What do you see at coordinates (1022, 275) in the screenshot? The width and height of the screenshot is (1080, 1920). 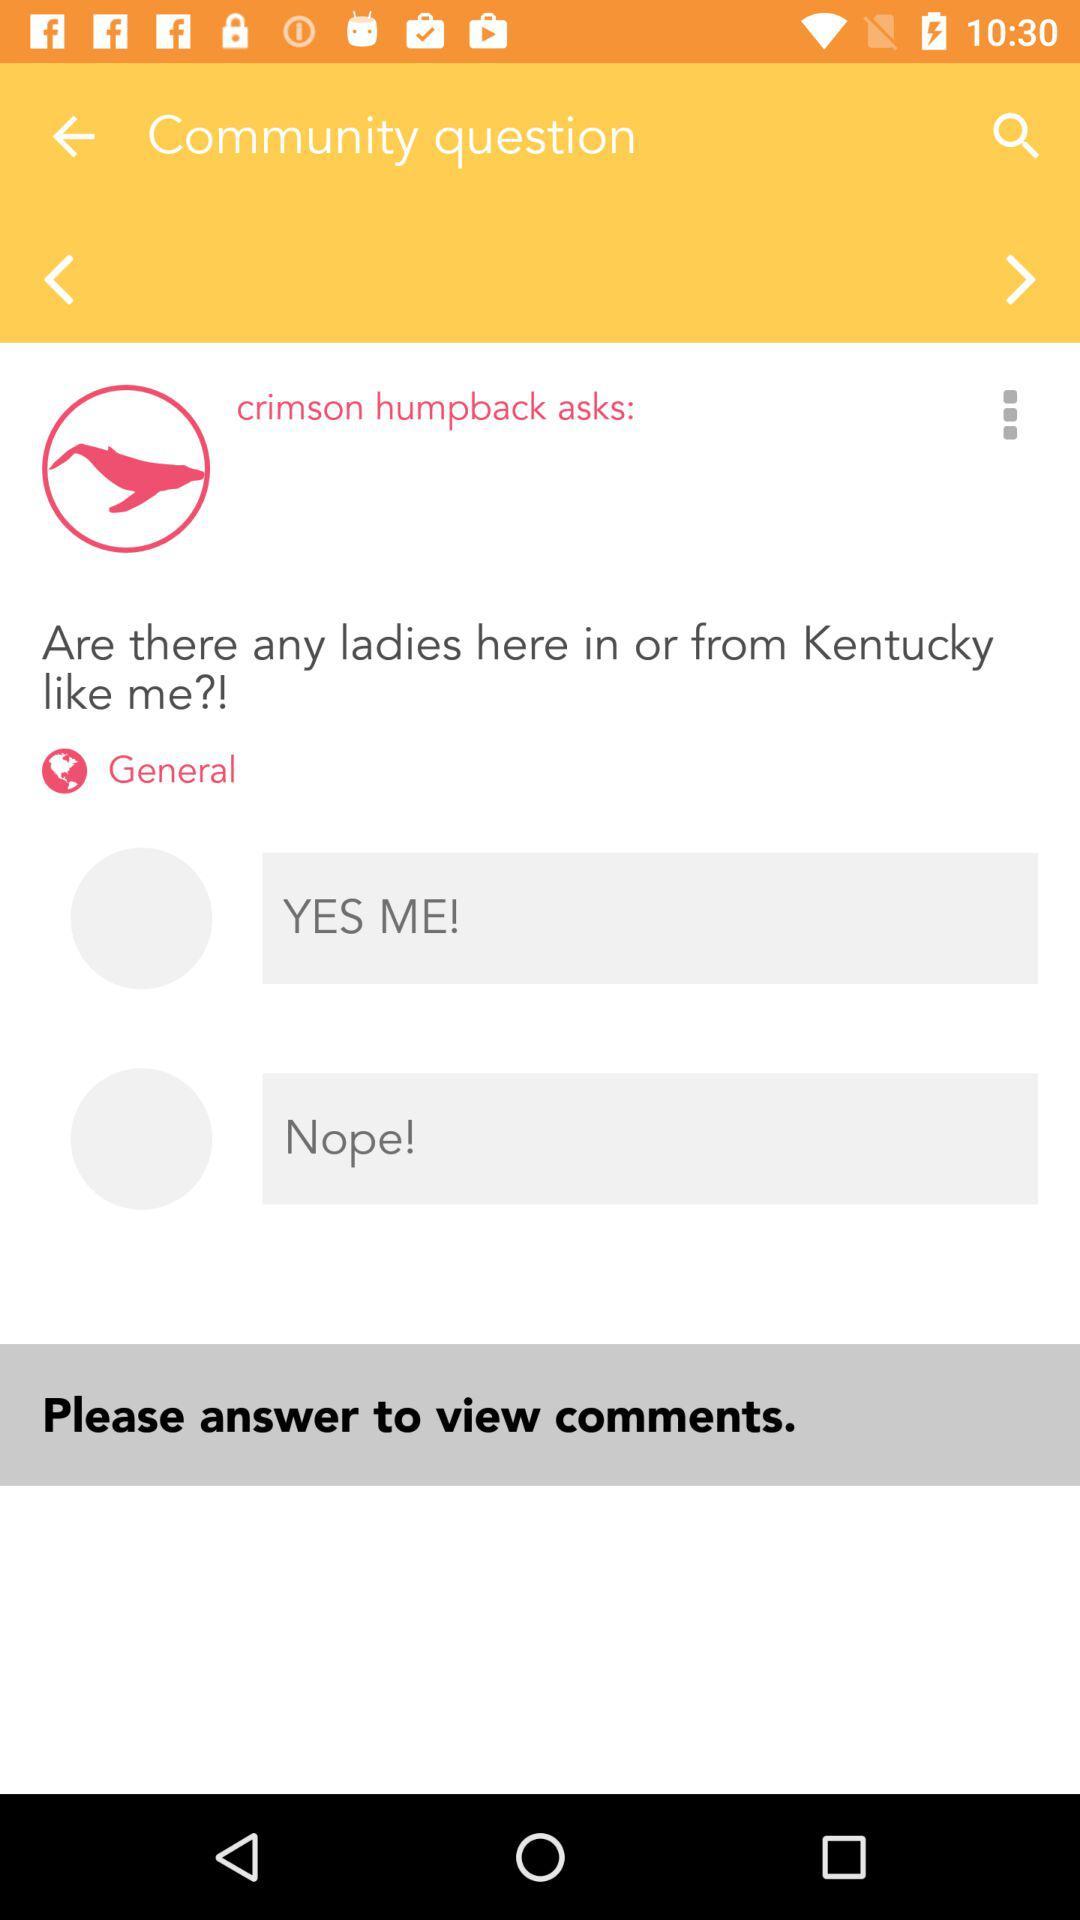 I see `the next button` at bounding box center [1022, 275].